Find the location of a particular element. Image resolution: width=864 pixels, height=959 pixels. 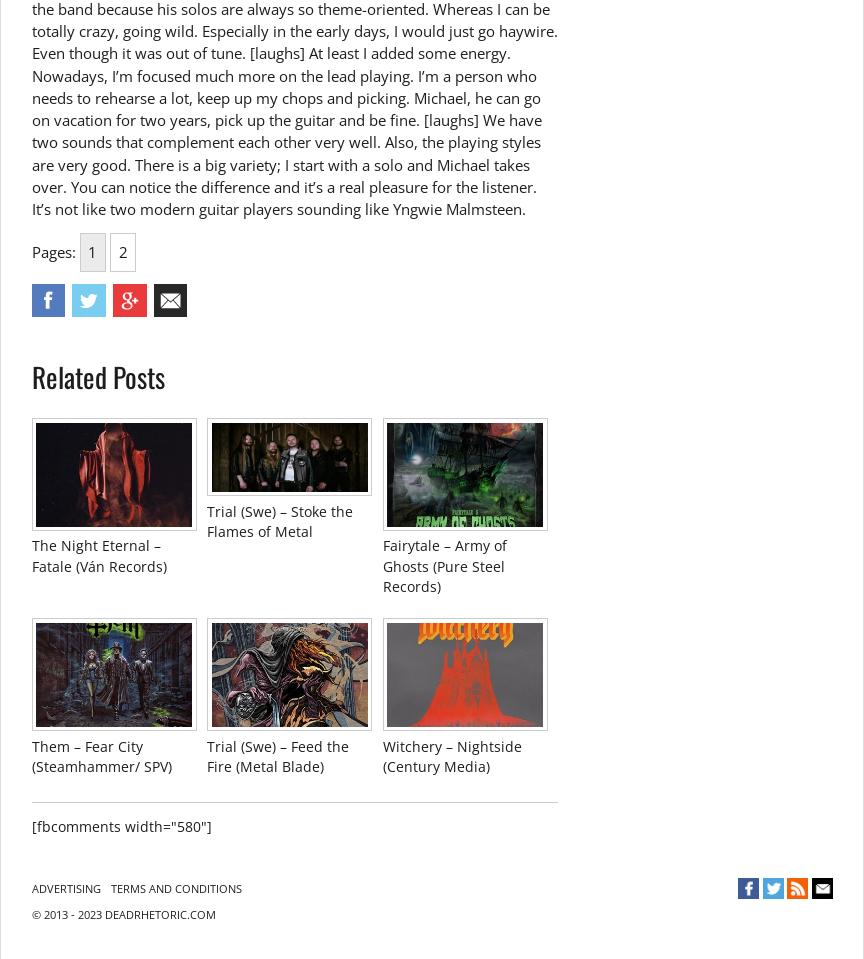

'Trial (Swe) – Feed the Fire (Metal Blade)' is located at coordinates (206, 755).